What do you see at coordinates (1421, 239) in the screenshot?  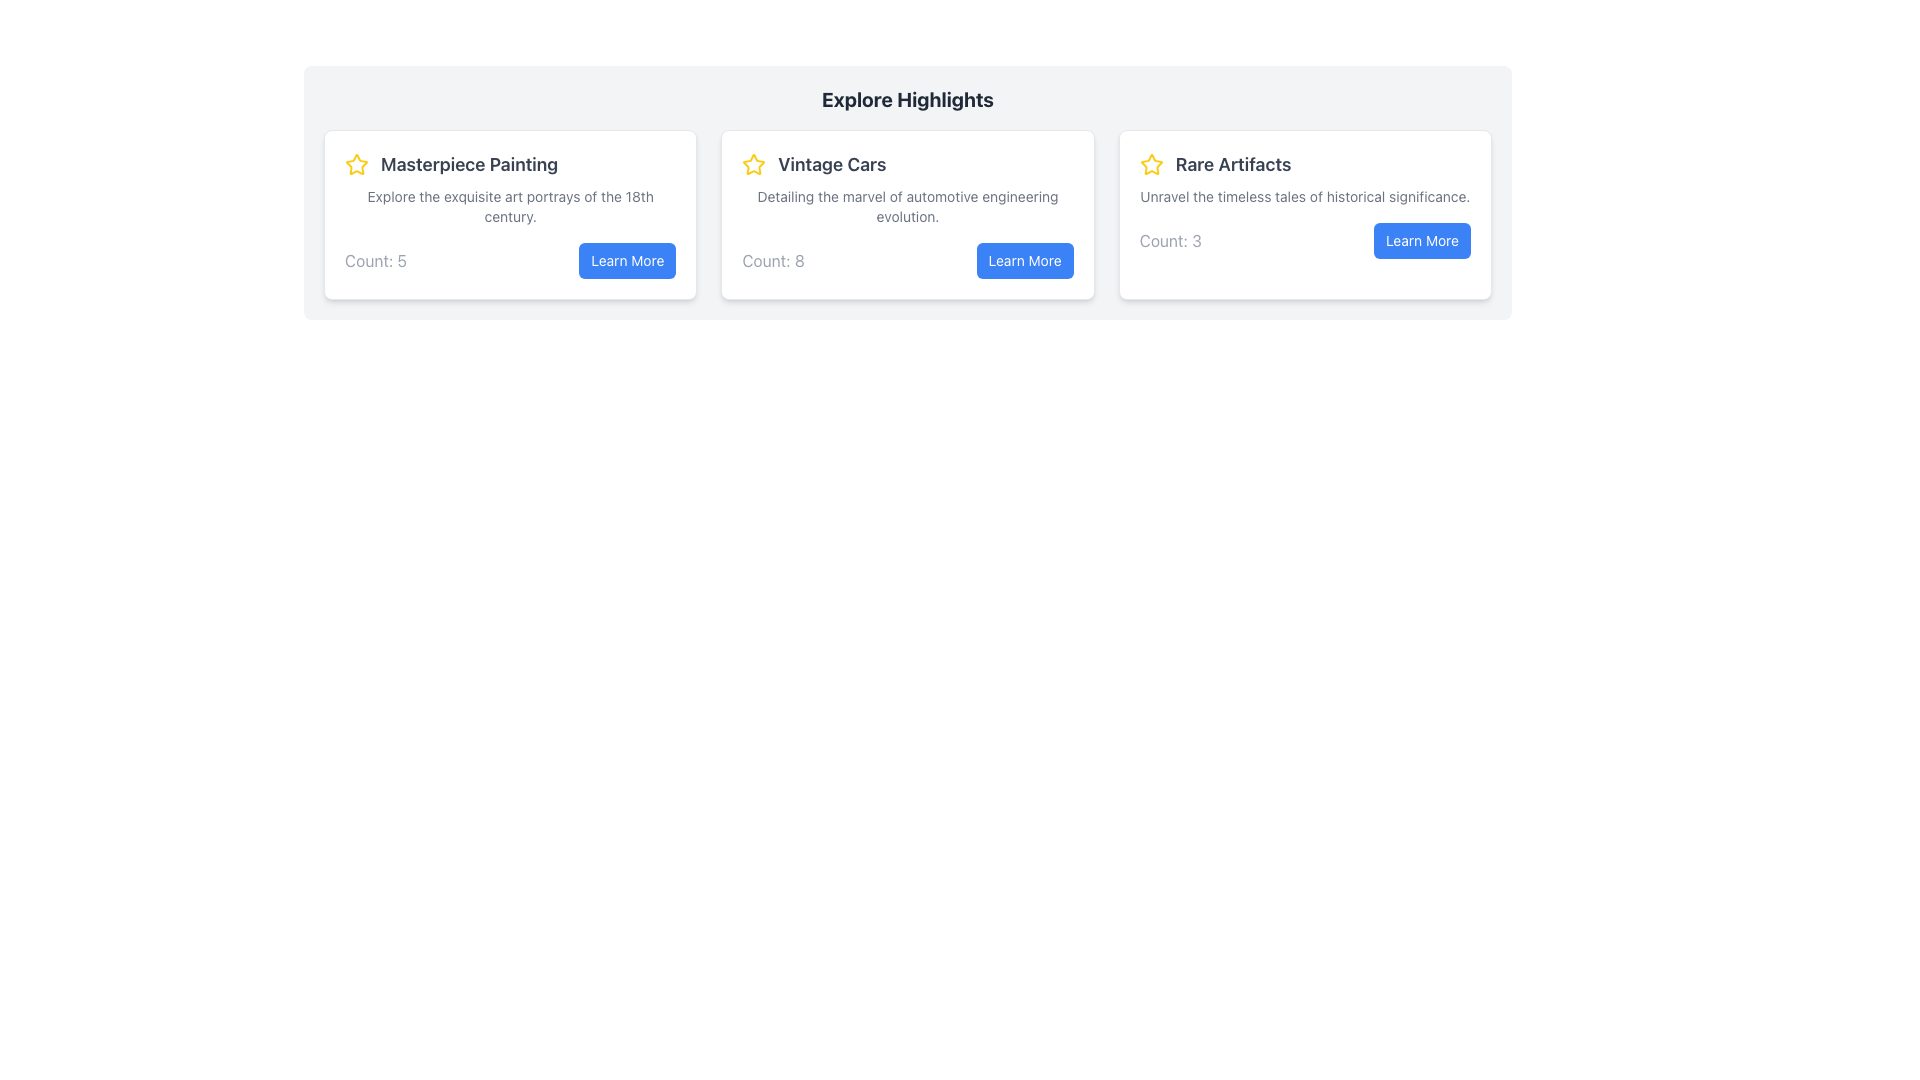 I see `the 'Learn More' button, which is a blue button with white text and rounded corners, located to the right of the label 'Count: 3' in the third card of a horizontally aligned group` at bounding box center [1421, 239].